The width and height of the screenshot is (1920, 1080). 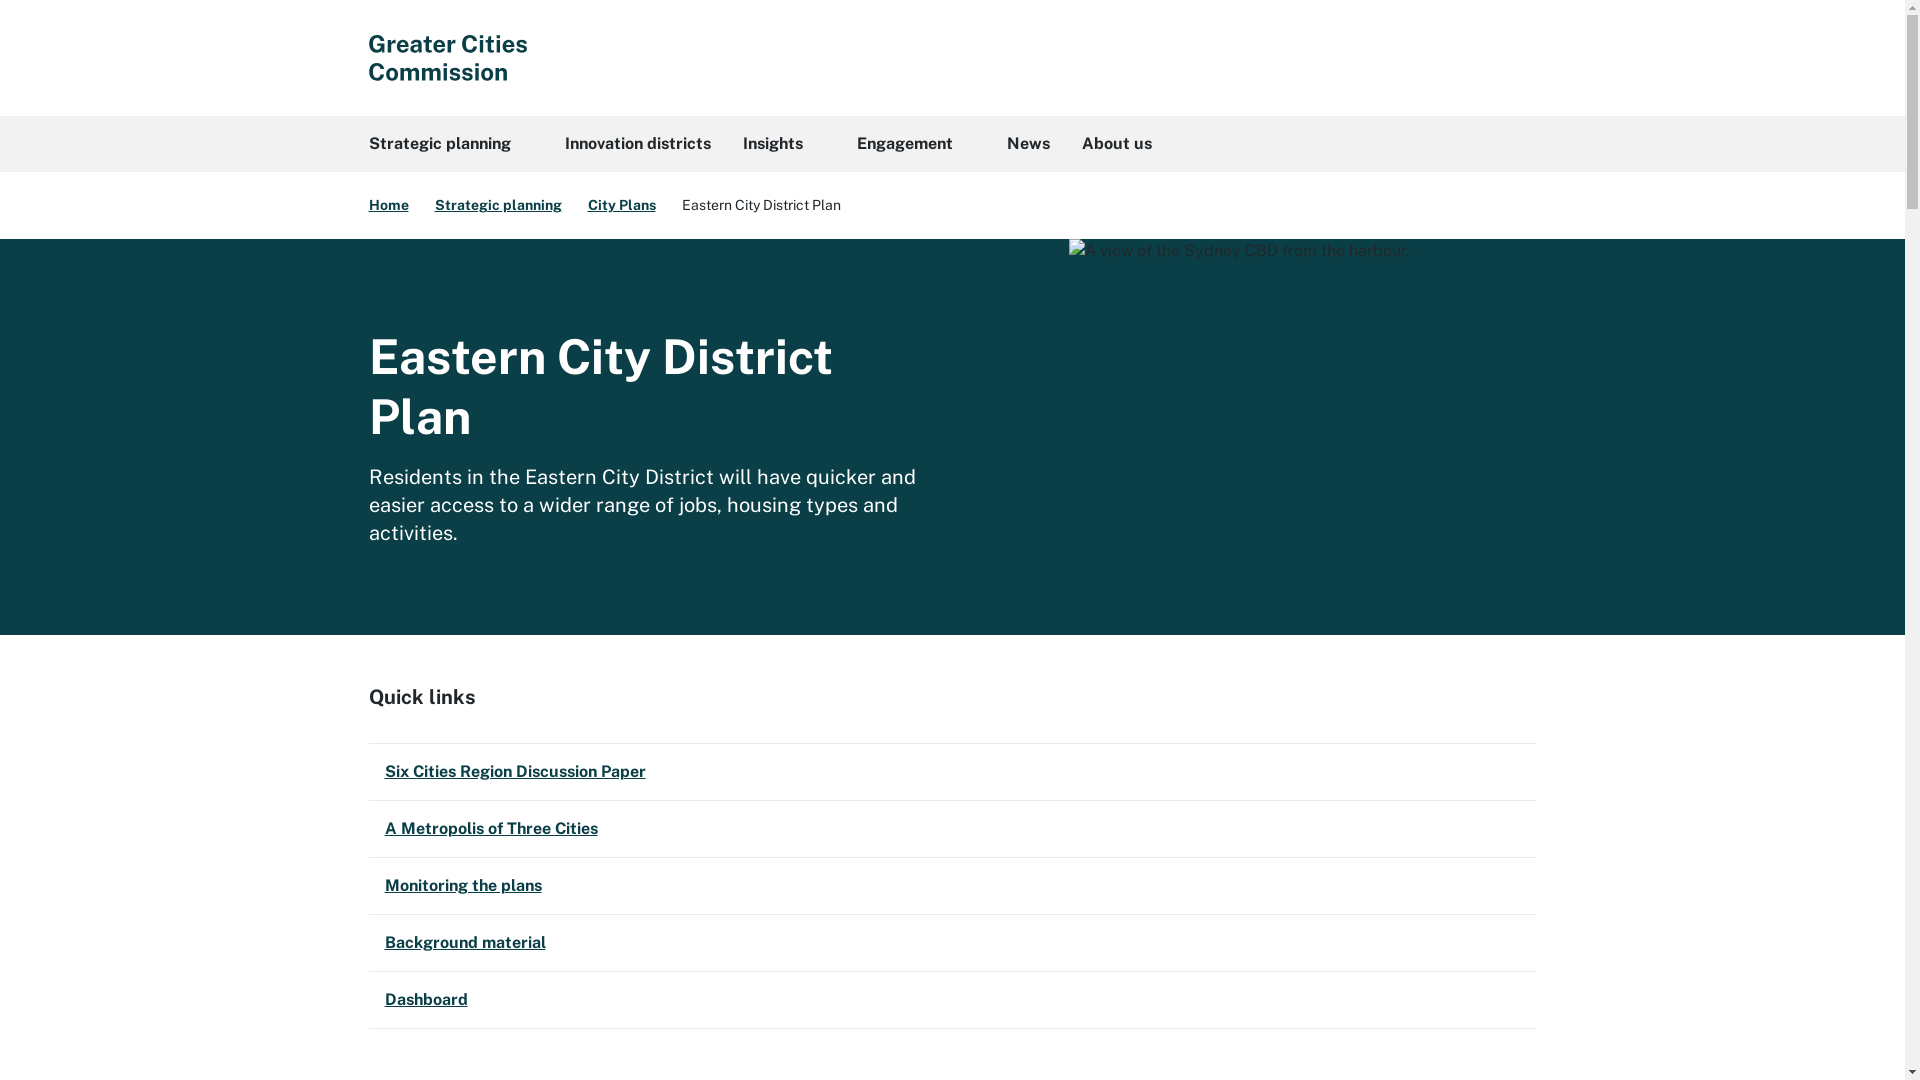 What do you see at coordinates (1027, 142) in the screenshot?
I see `'News'` at bounding box center [1027, 142].